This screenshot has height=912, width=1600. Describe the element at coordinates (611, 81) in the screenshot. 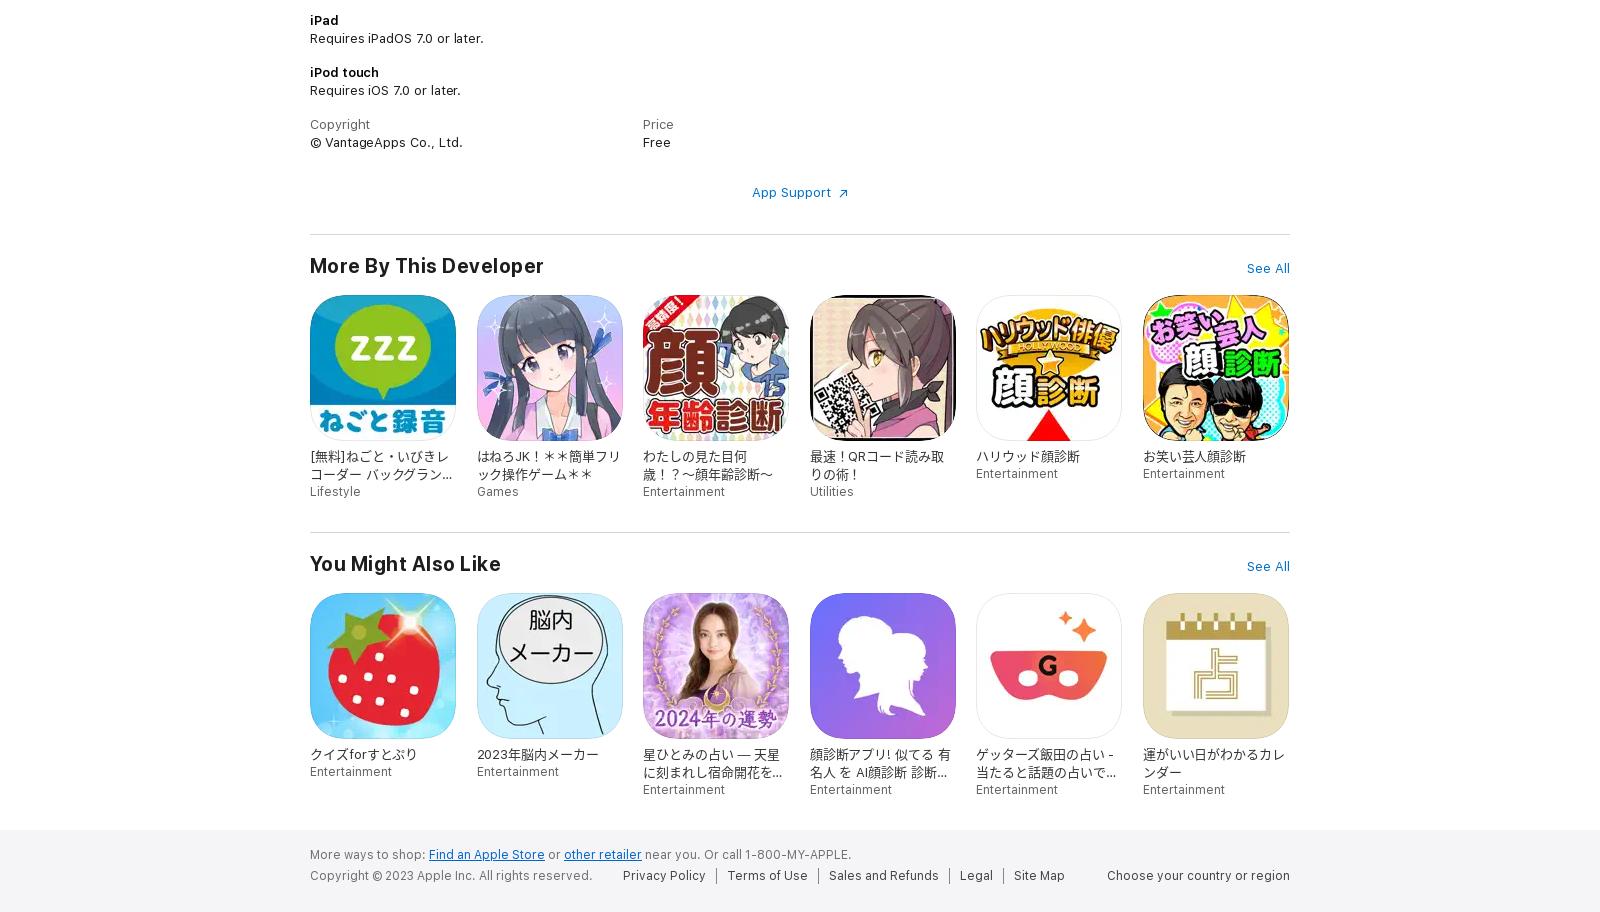

I see `'2. If you are doing a celebrity checkup, choose the gender: female, male, or neutral. (By choosing neutral you allow celebrities of both genders to become search targets.)'` at that location.